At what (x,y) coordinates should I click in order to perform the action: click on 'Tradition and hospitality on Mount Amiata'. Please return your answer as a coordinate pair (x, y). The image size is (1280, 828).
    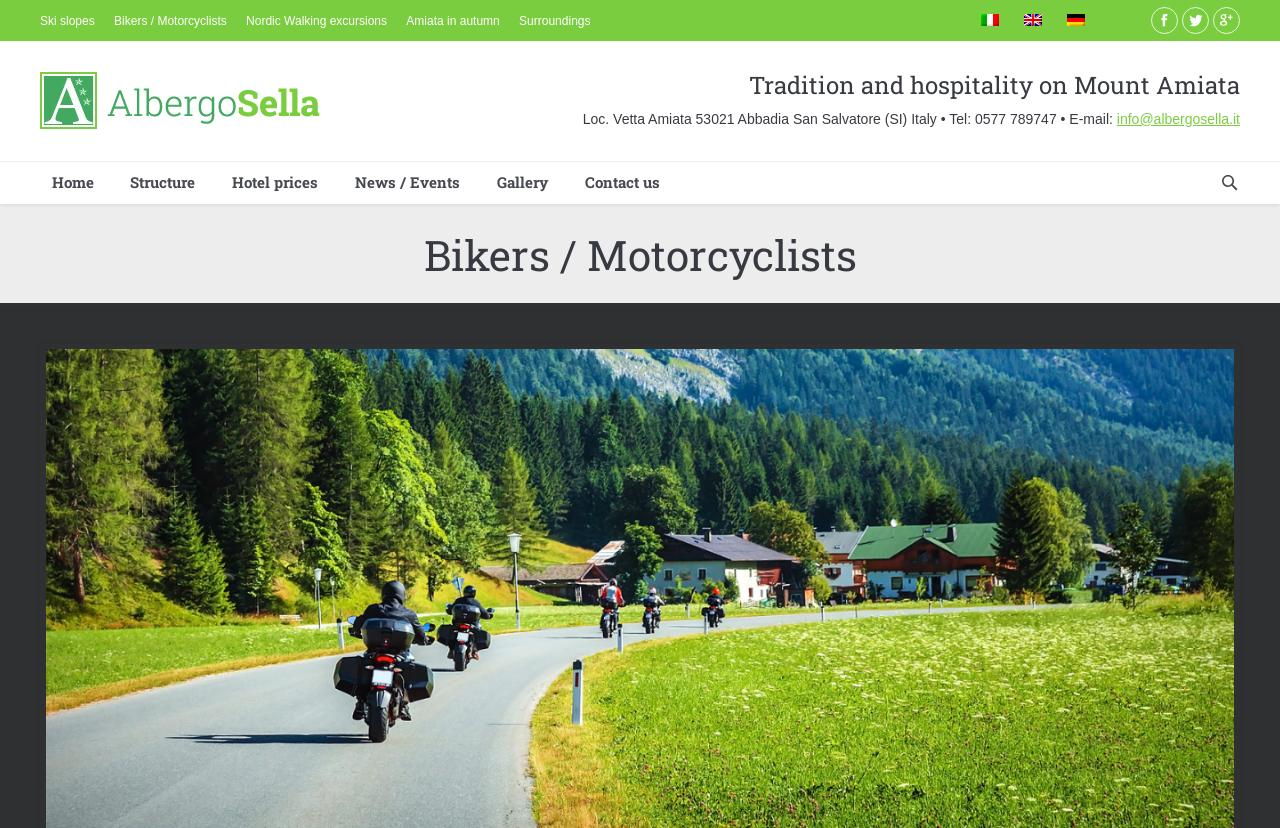
    Looking at the image, I should click on (994, 83).